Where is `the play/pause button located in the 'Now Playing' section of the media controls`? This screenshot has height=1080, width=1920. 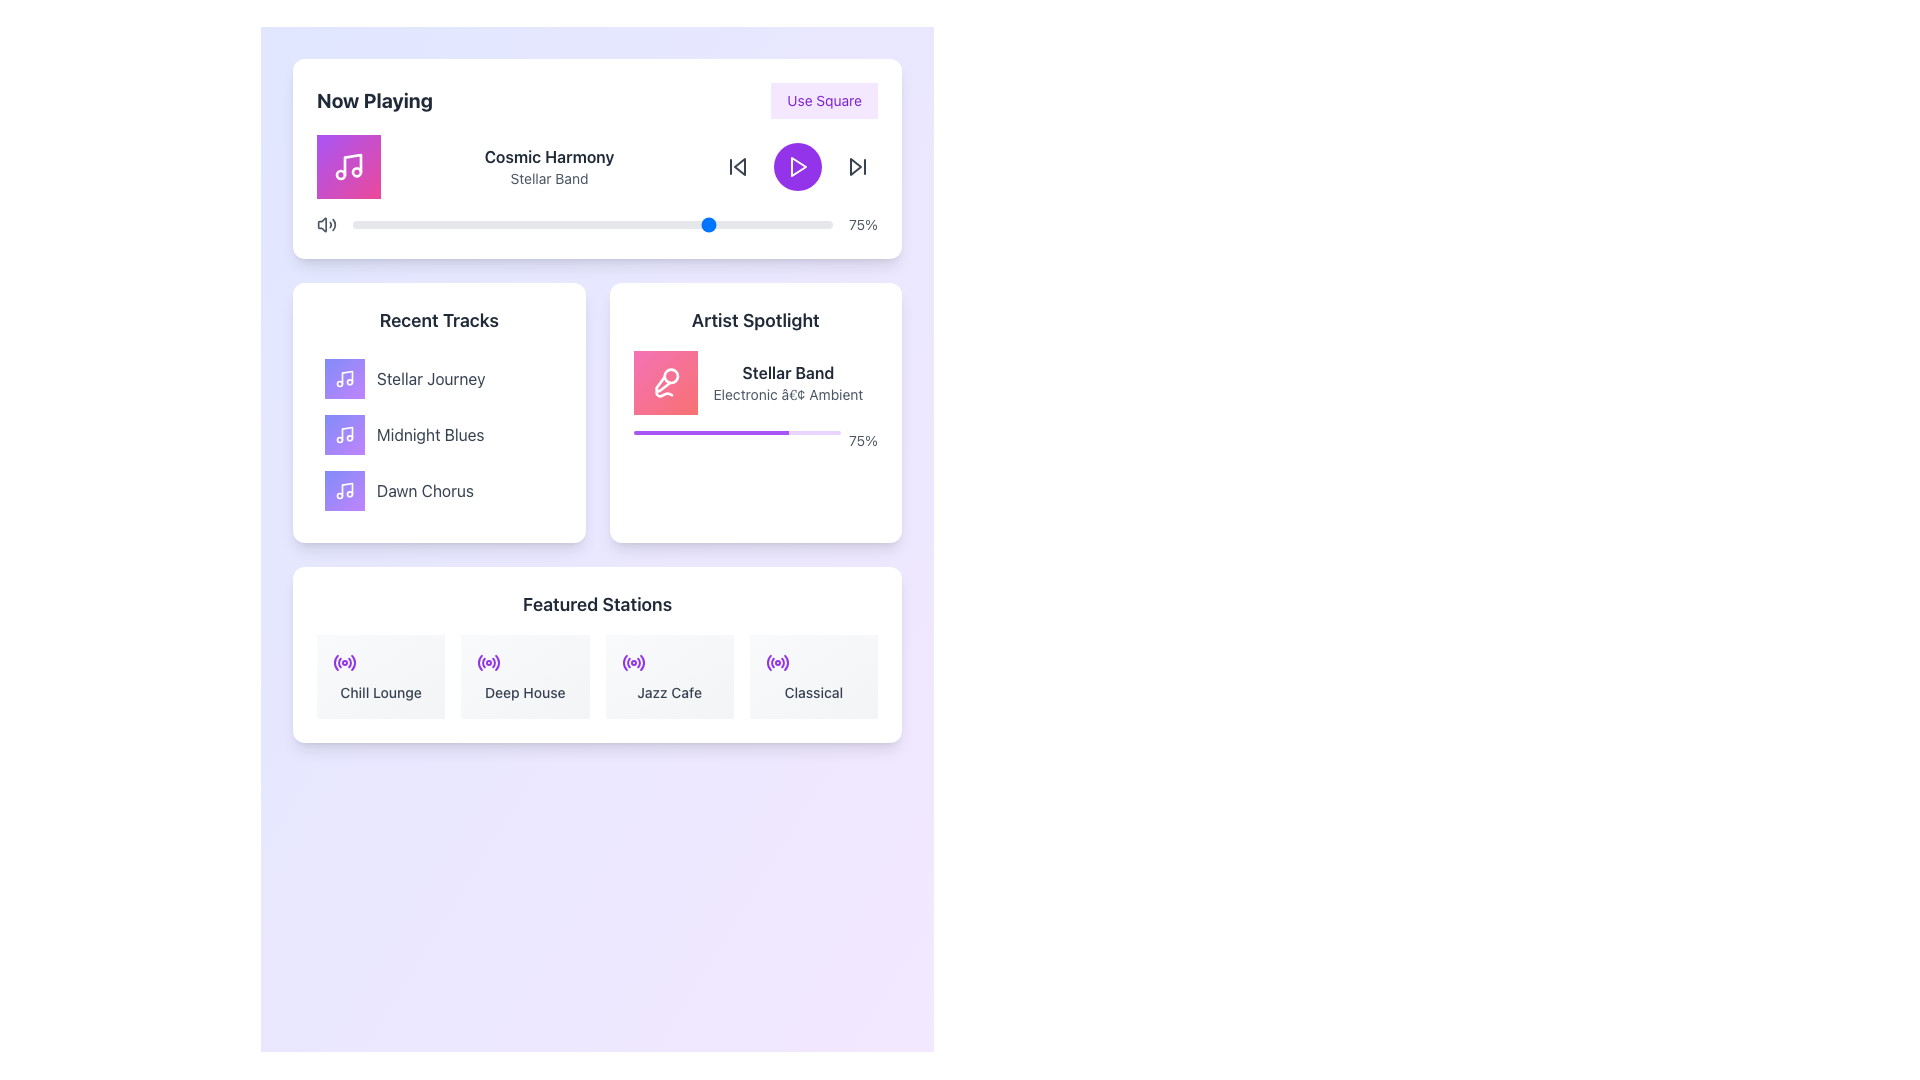
the play/pause button located in the 'Now Playing' section of the media controls is located at coordinates (796, 165).